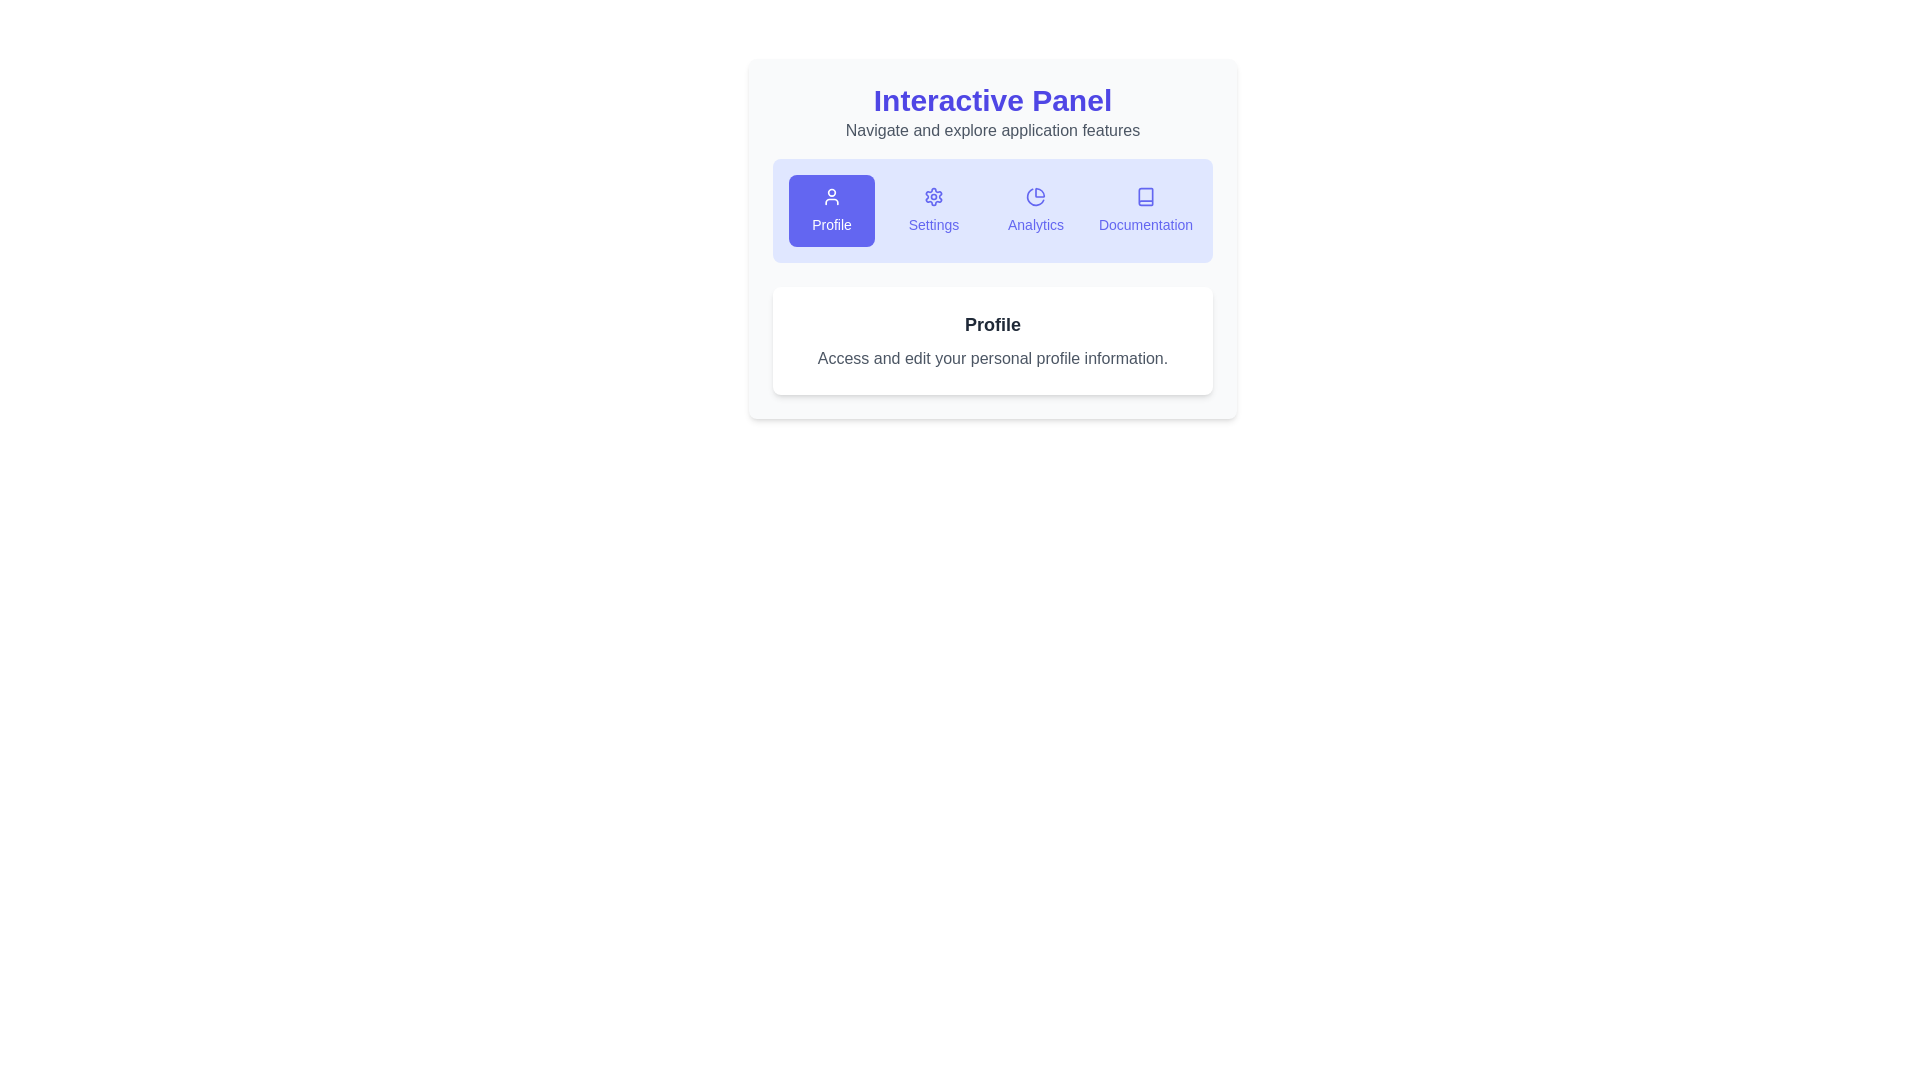 This screenshot has height=1080, width=1920. What do you see at coordinates (933, 224) in the screenshot?
I see `the 'Settings' text label that is displayed in indigo color and positioned below a gear icon within the main panel` at bounding box center [933, 224].